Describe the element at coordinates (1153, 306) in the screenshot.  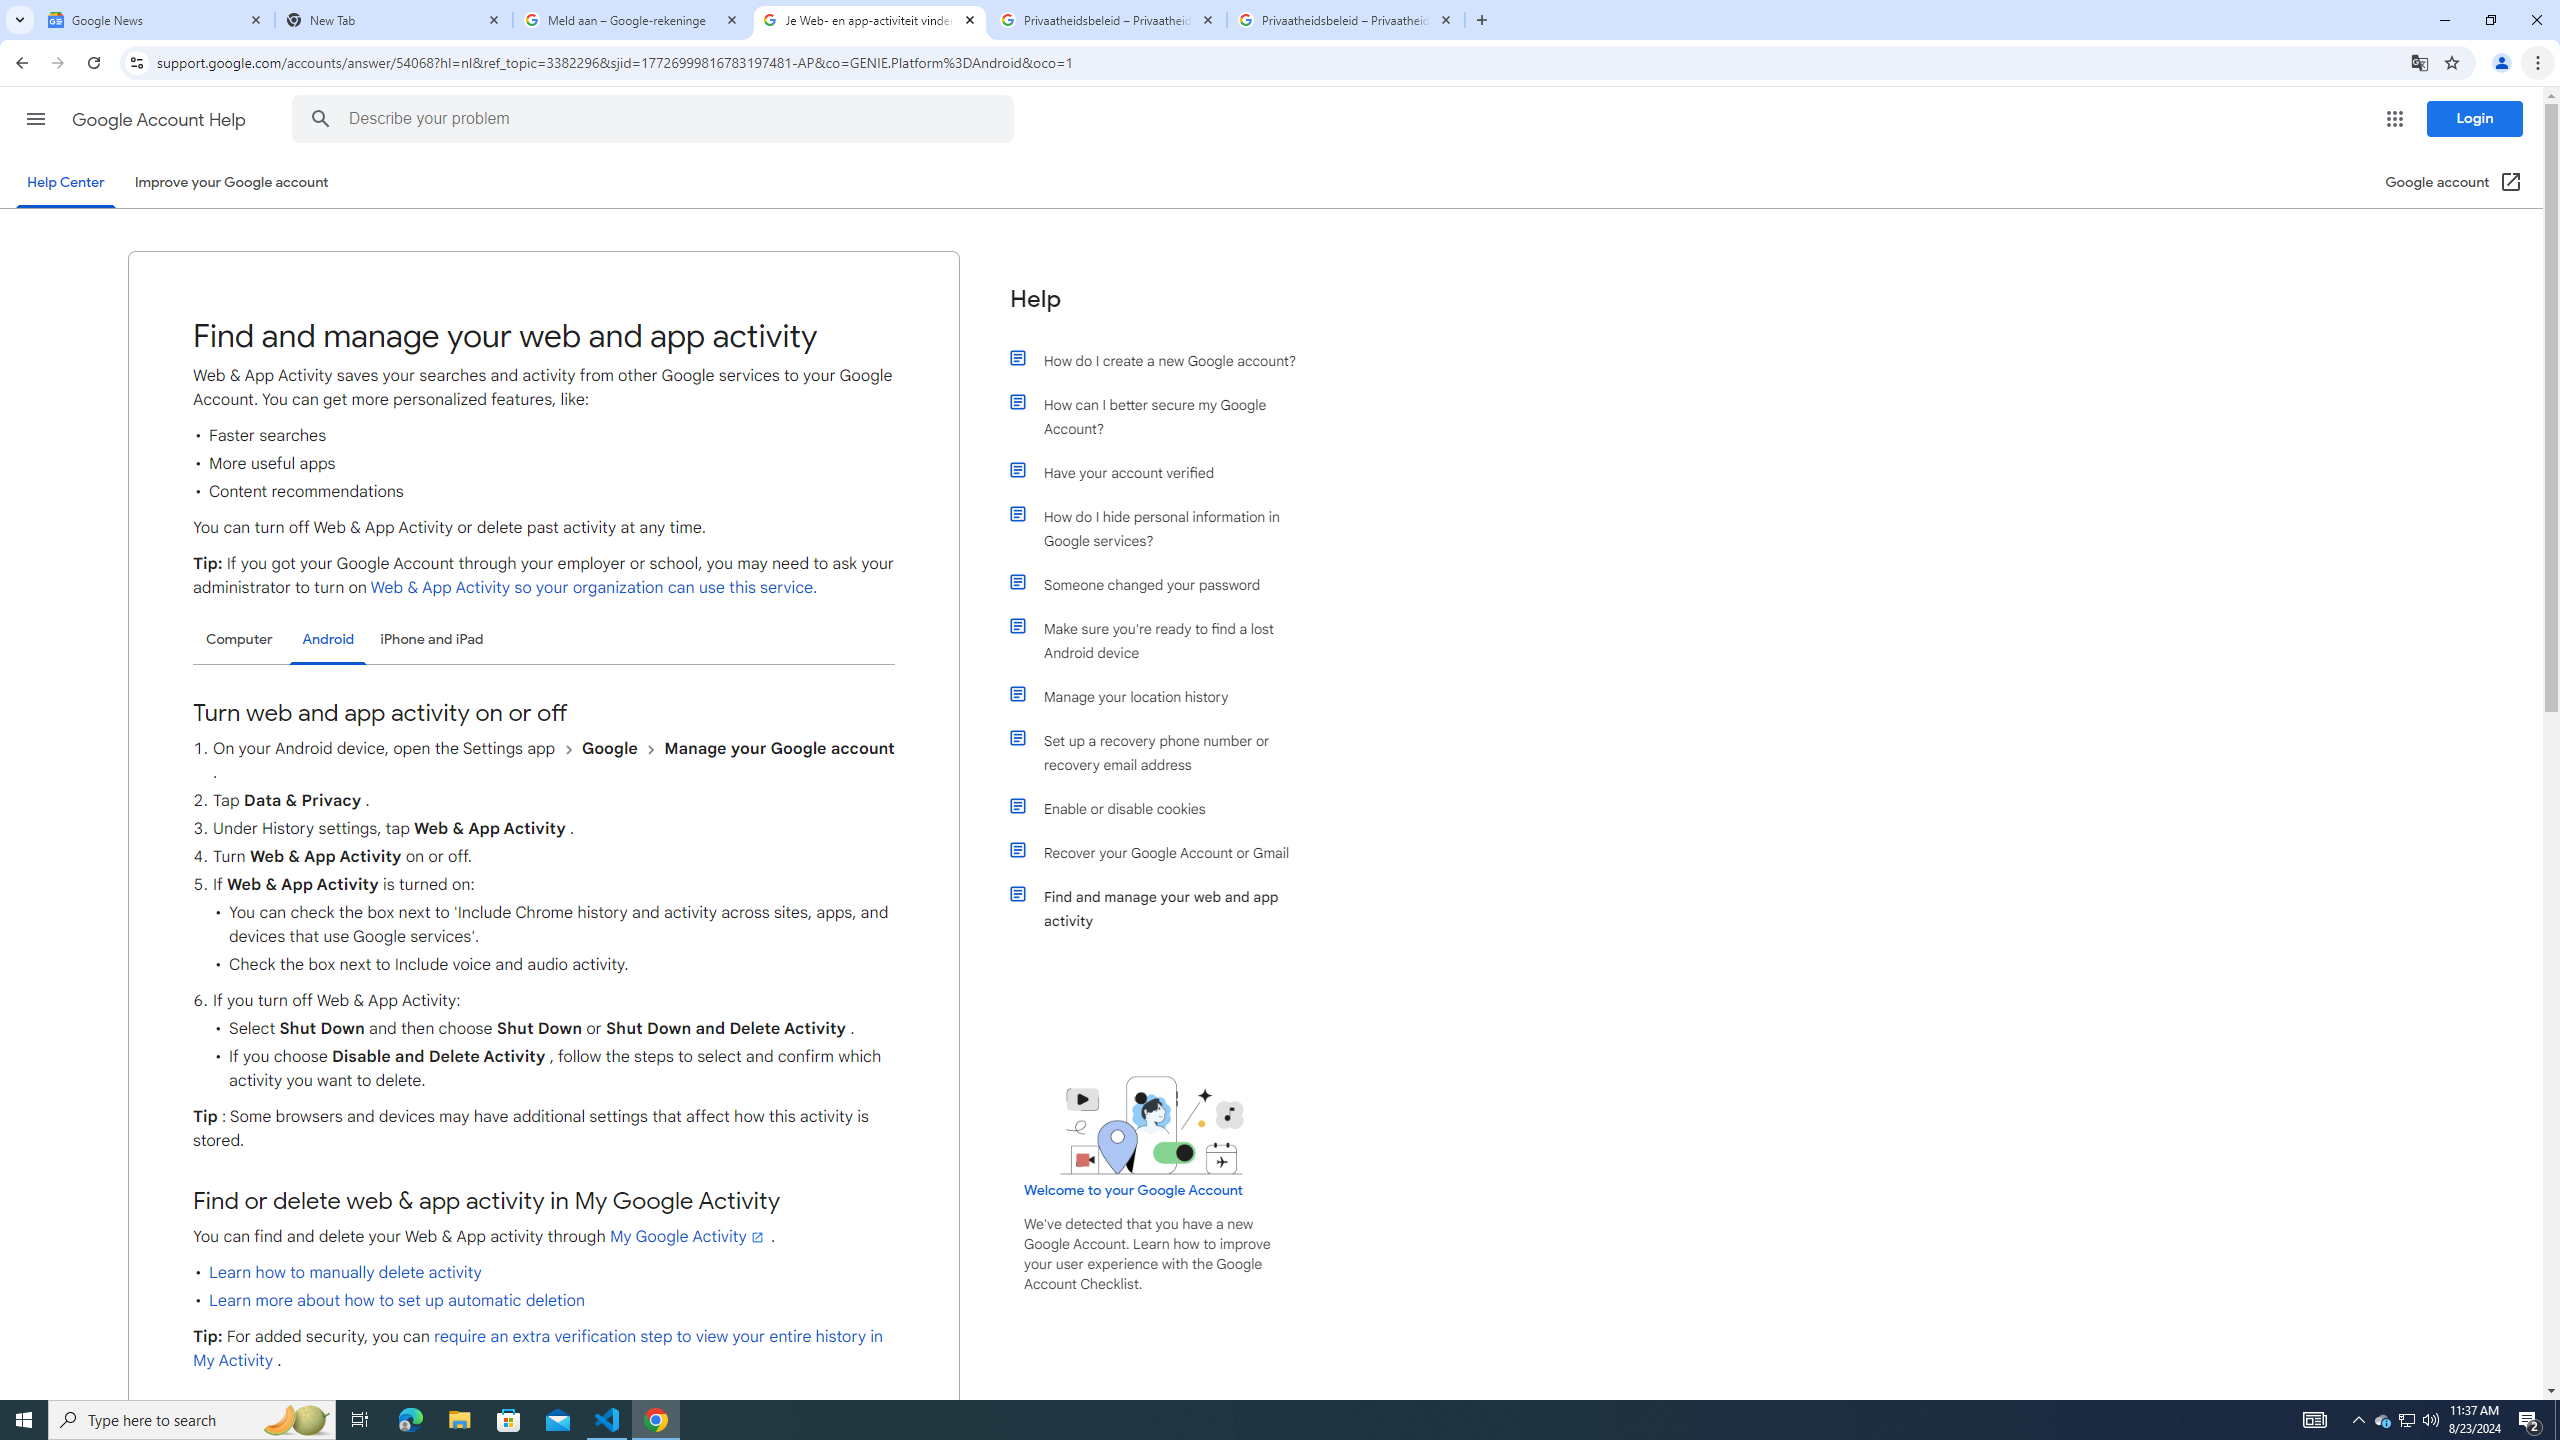
I see `'Help'` at that location.